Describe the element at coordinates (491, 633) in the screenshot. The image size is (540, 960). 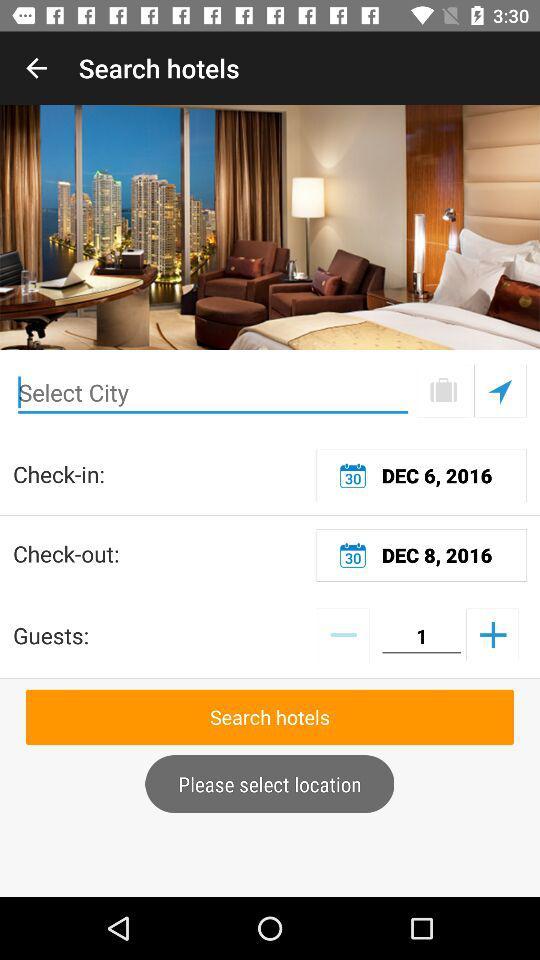
I see `the add icon` at that location.